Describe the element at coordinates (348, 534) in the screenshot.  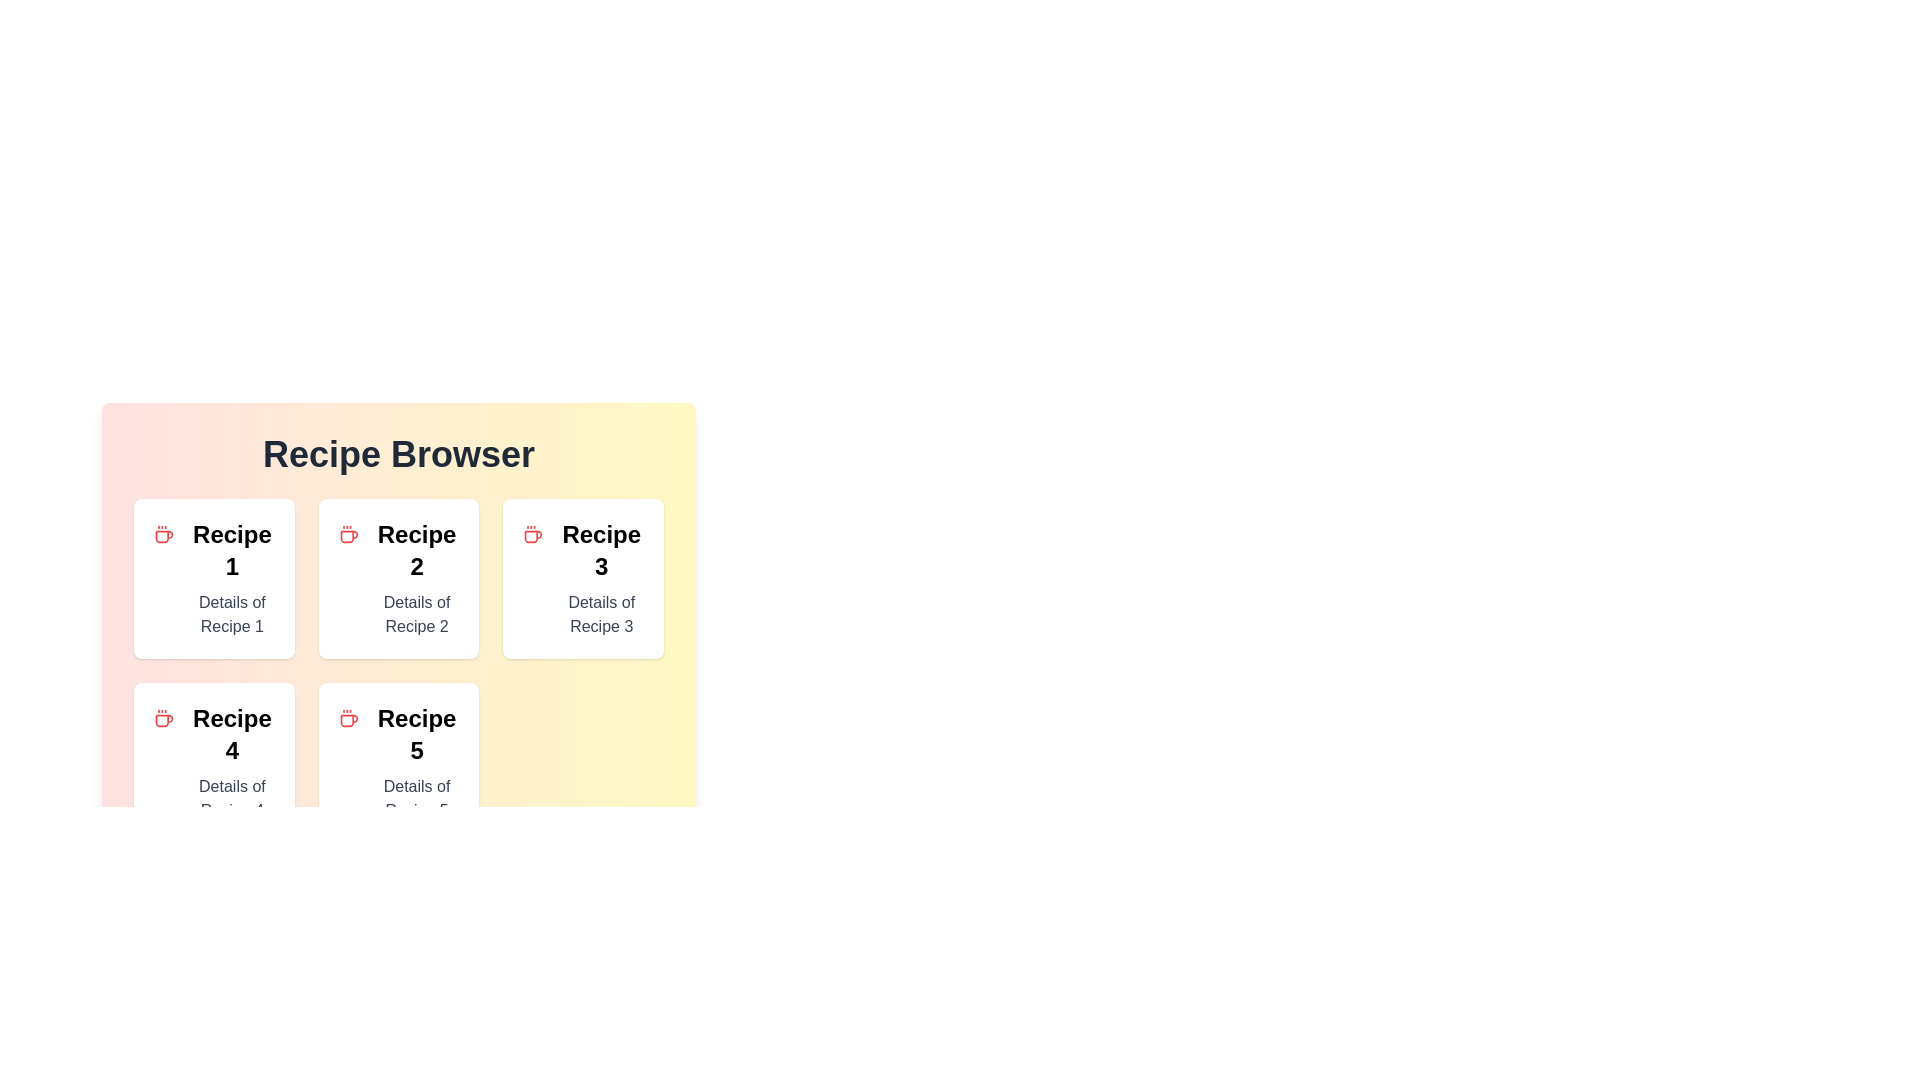
I see `the coffee cup icon located in the card labeled 'Recipe 2', positioned at the top-left corner of the card to the left of the title text 'Recipe 2'` at that location.